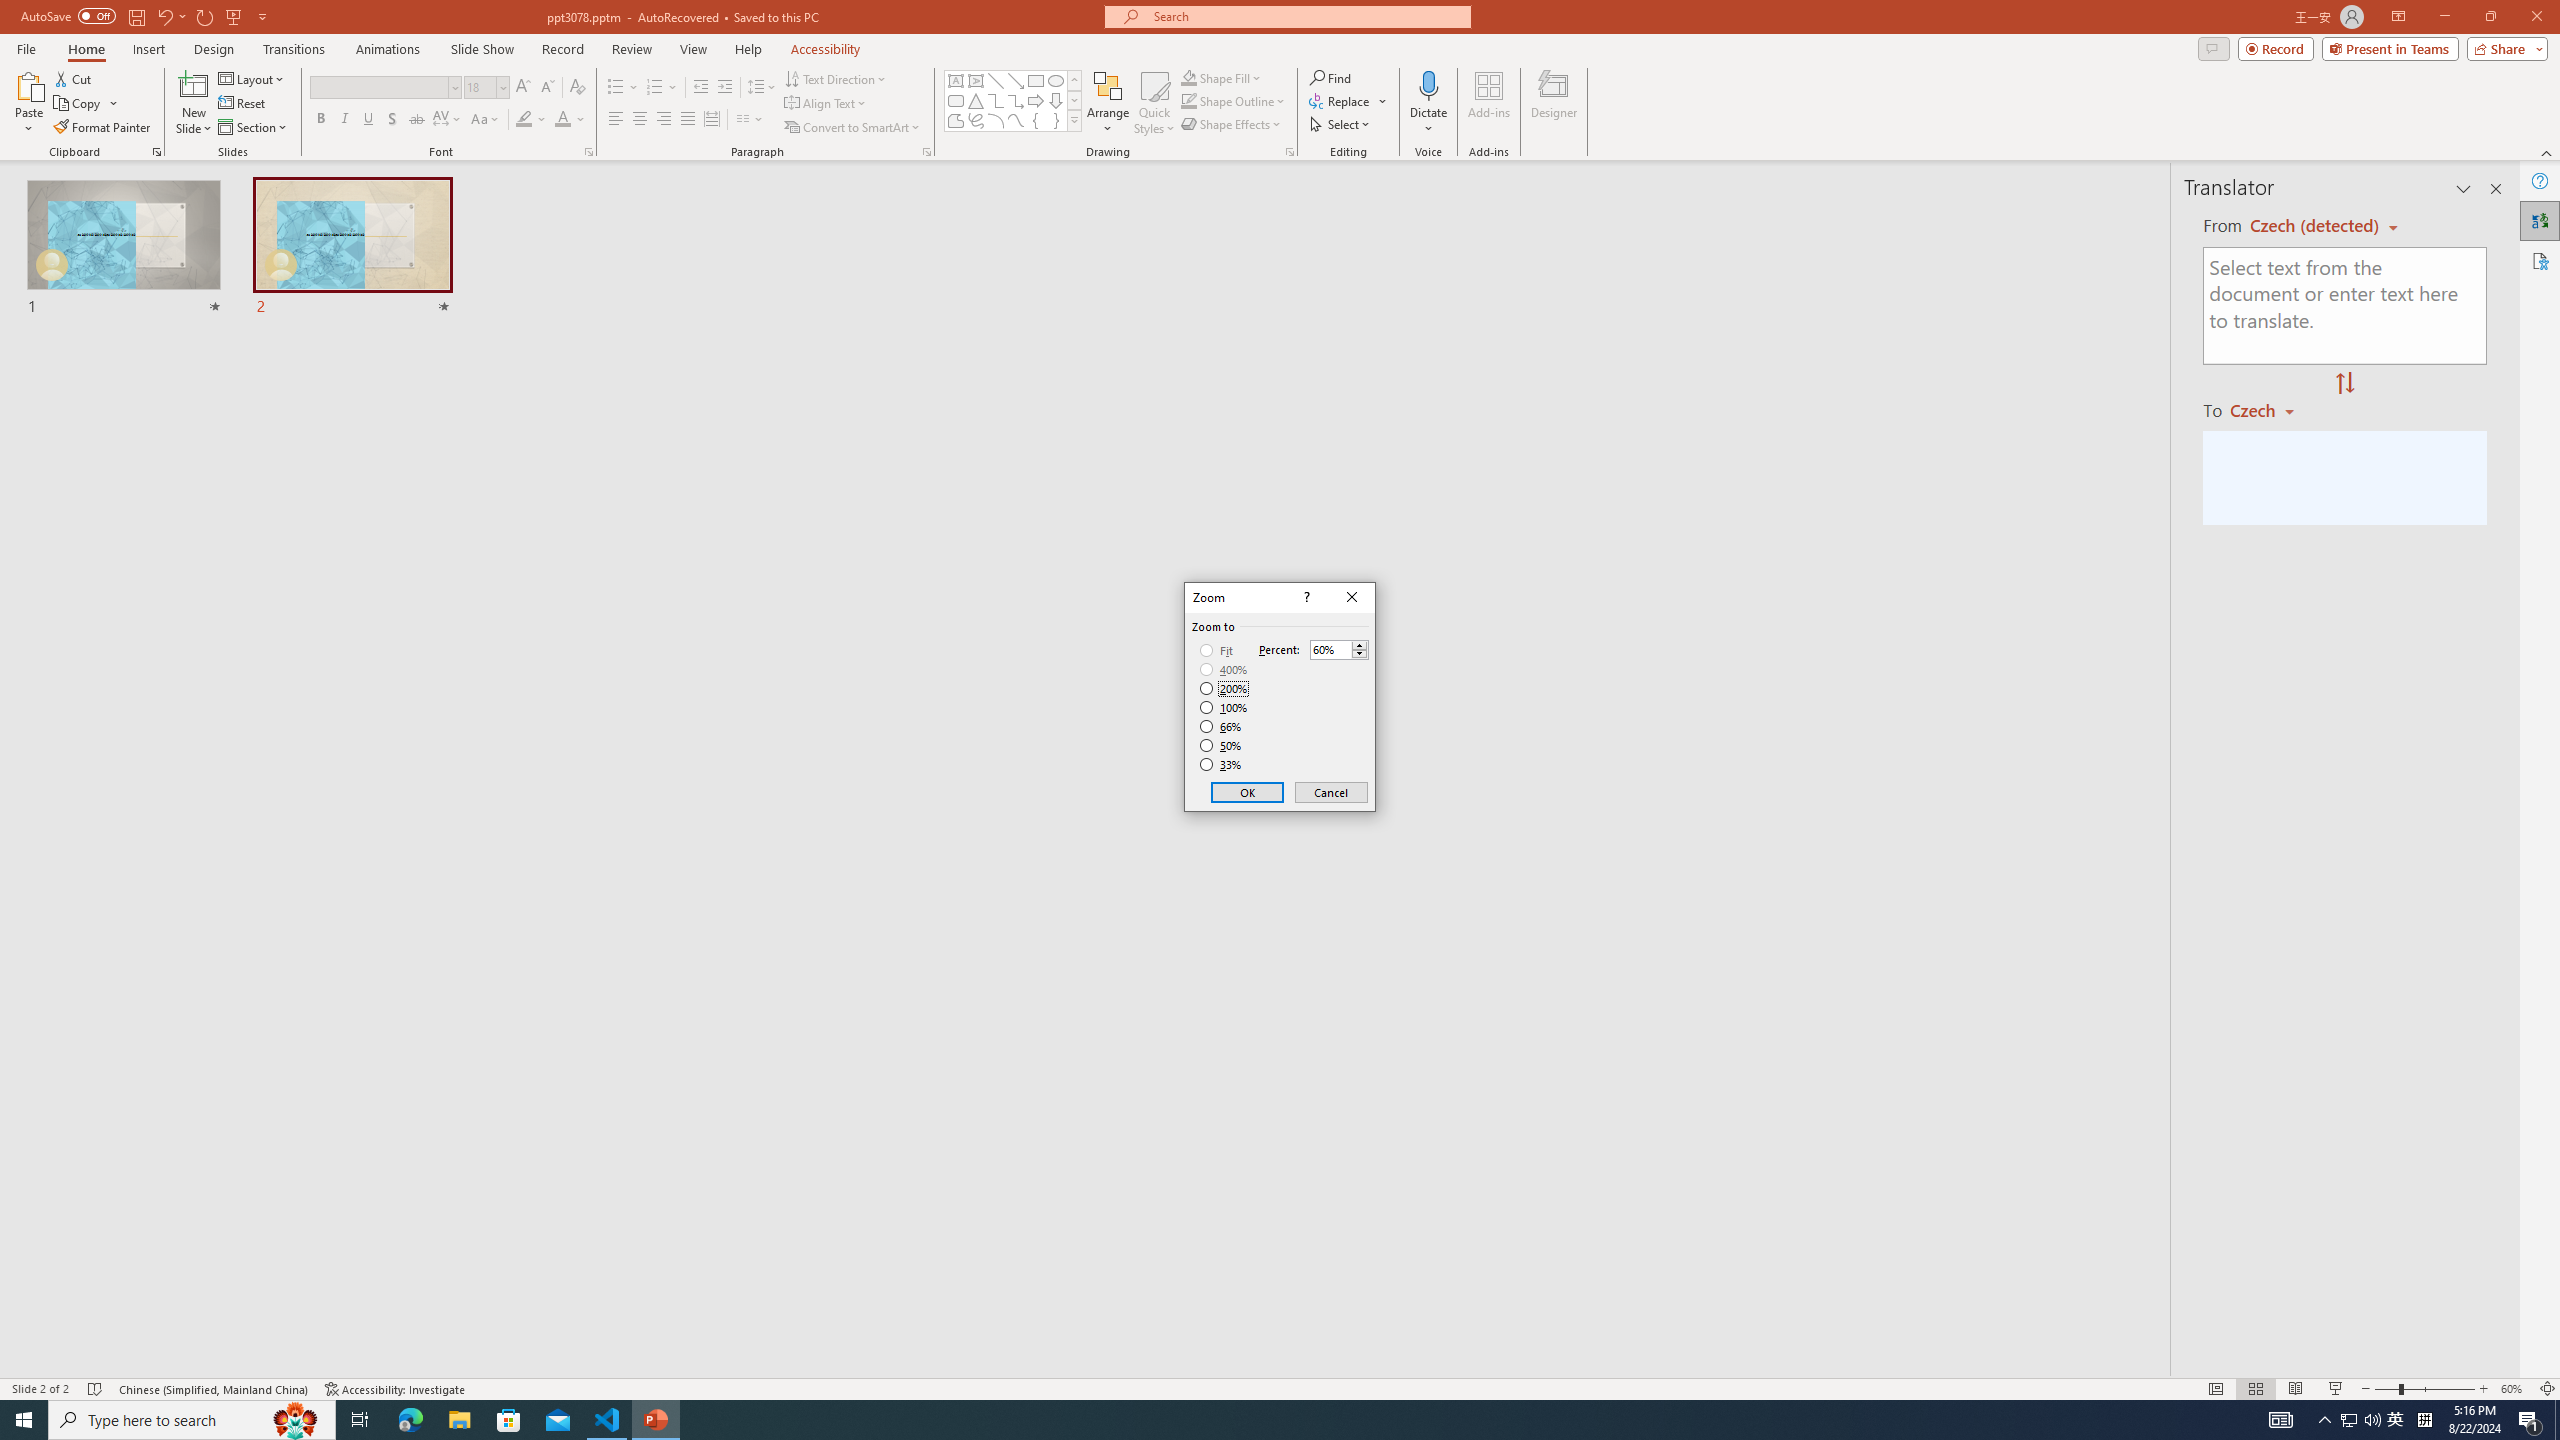  I want to click on 'Czech', so click(2270, 409).